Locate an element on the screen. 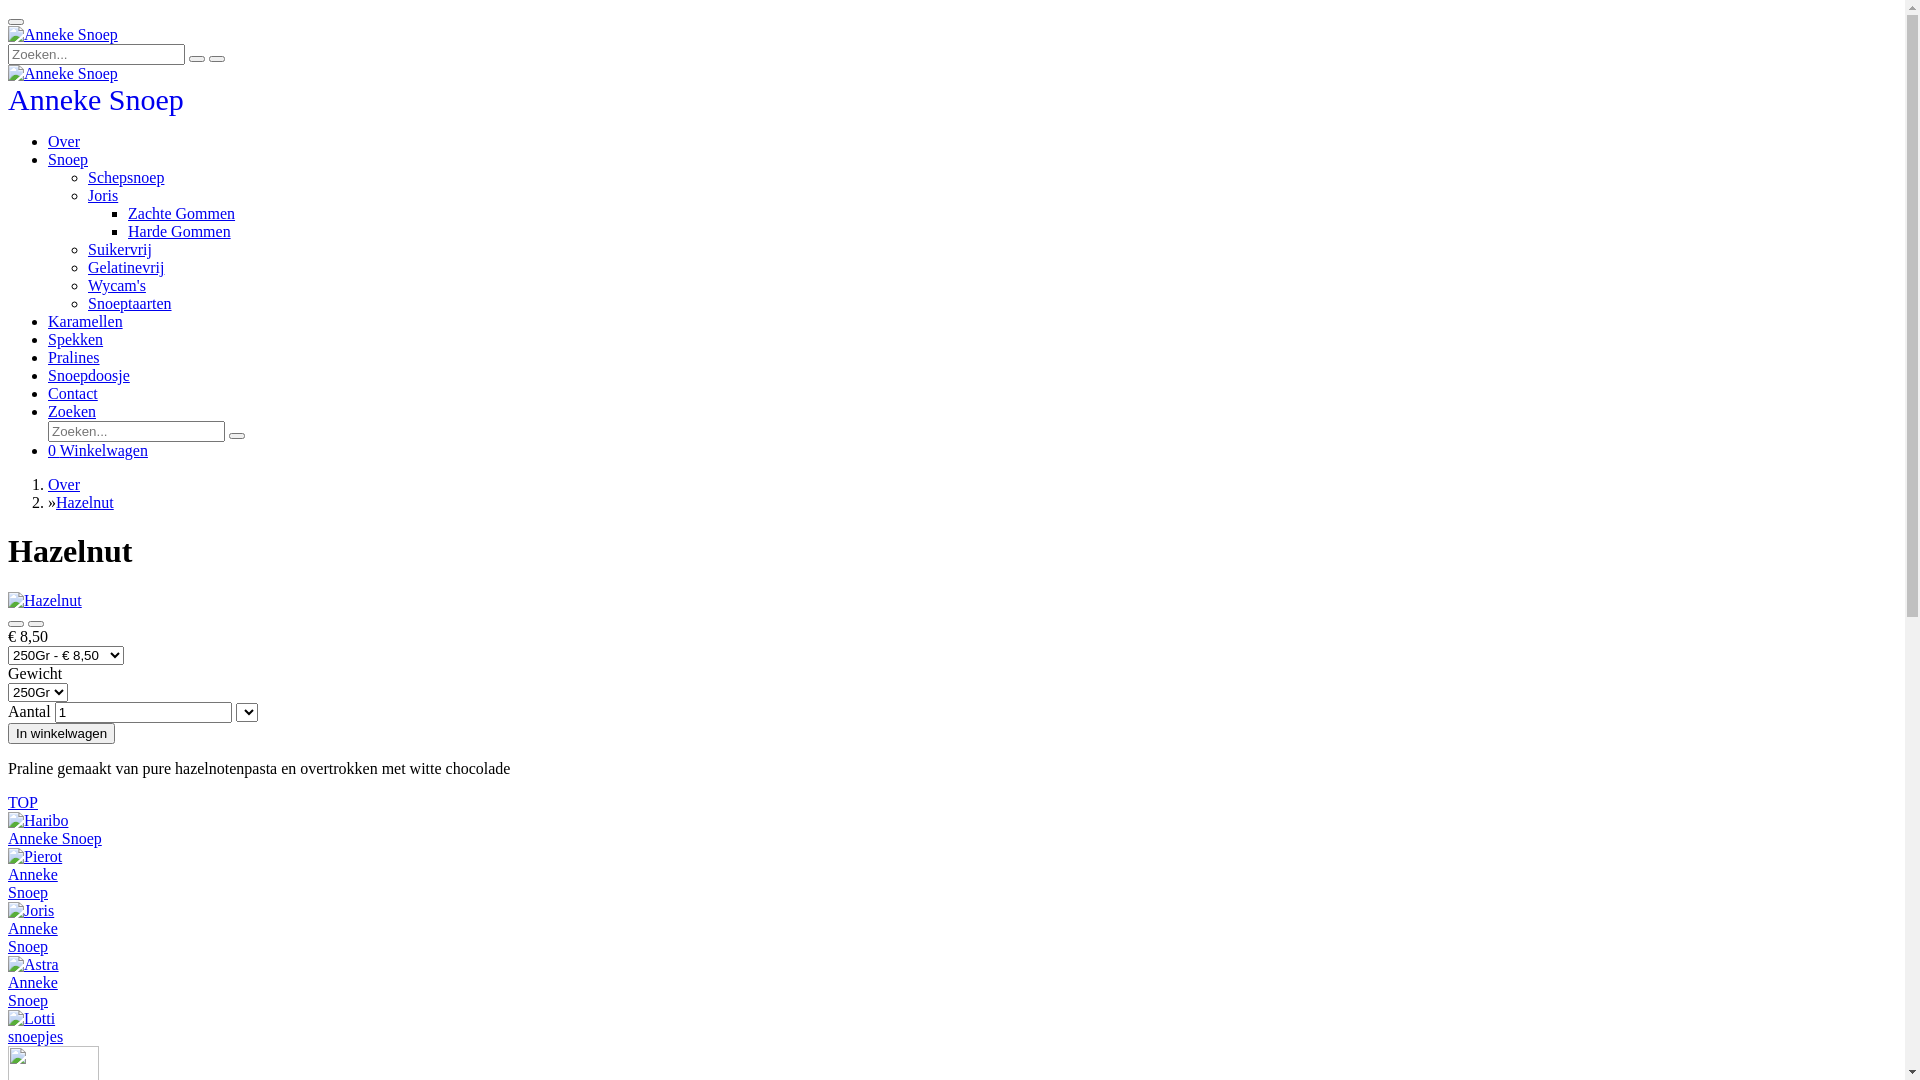 Image resolution: width=1920 pixels, height=1080 pixels. '0 Winkelwagen' is located at coordinates (96, 450).